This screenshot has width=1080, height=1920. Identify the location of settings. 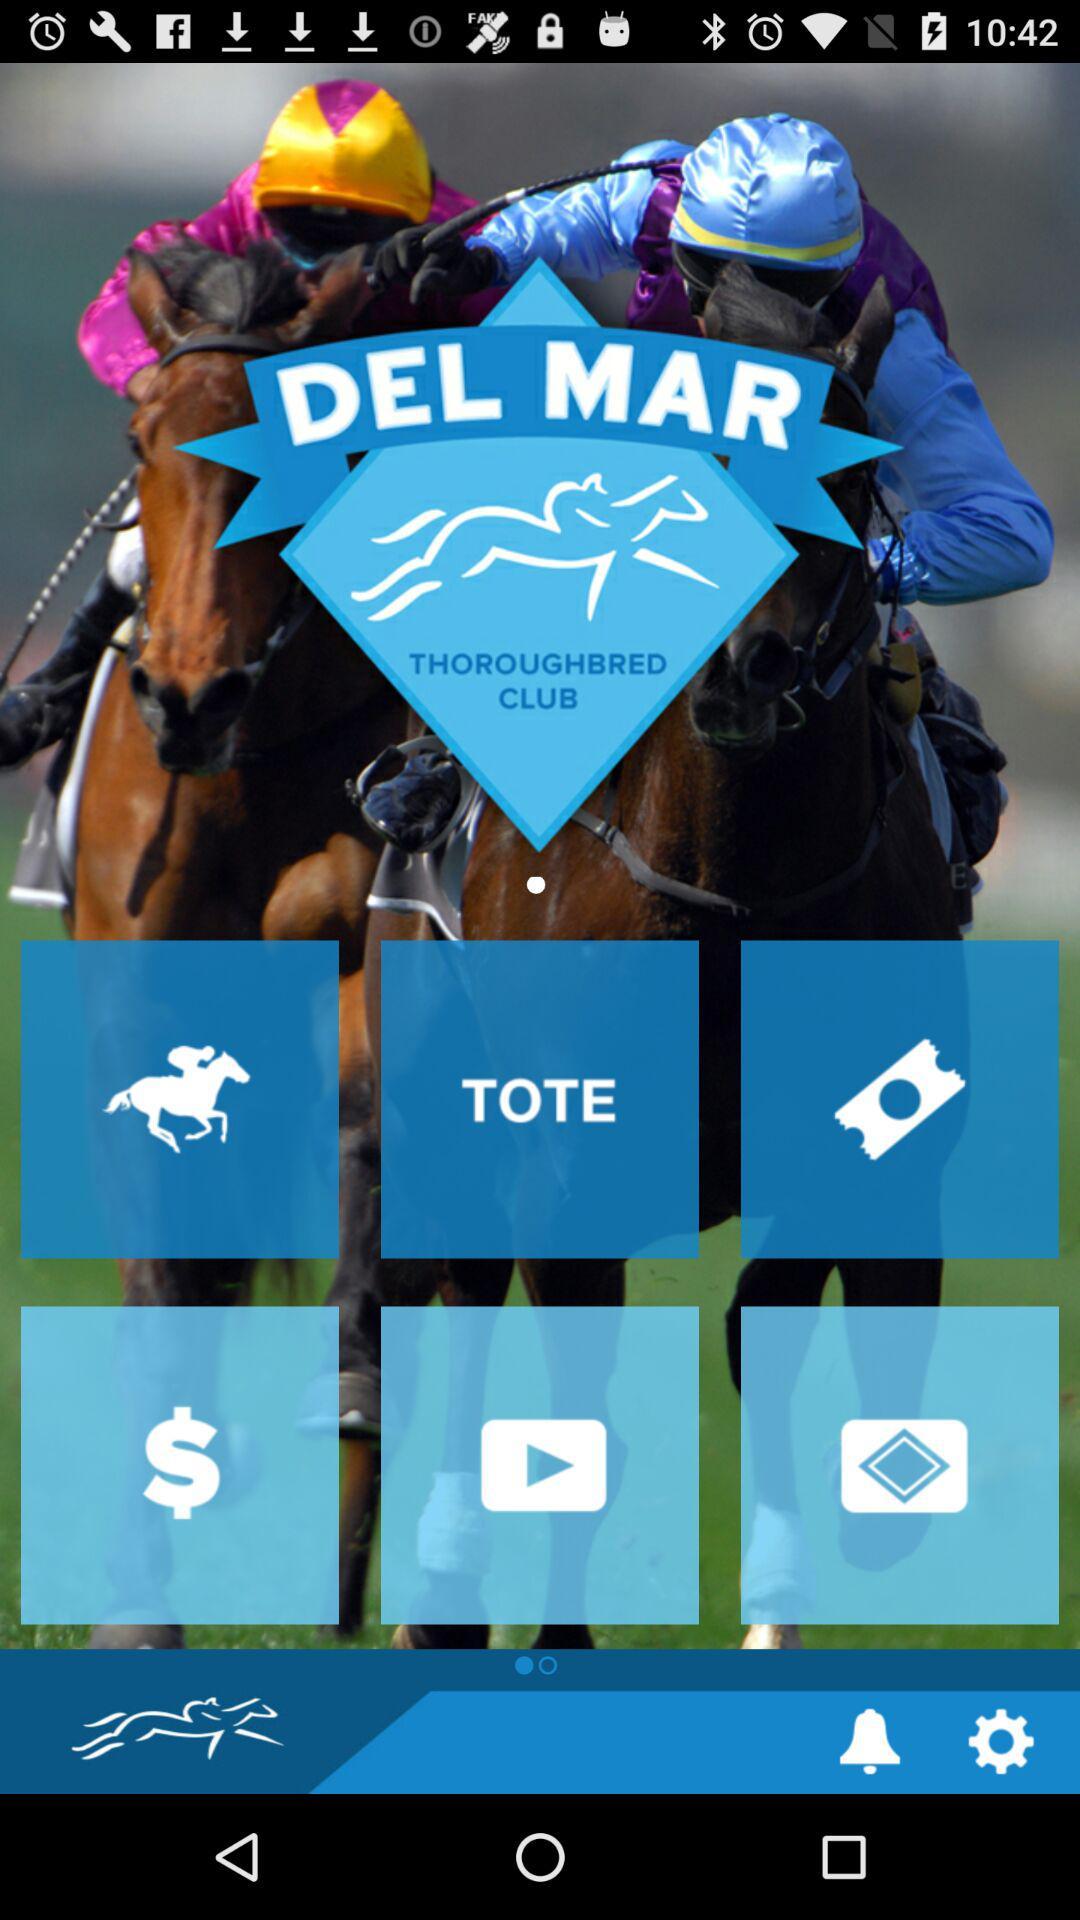
(1001, 1740).